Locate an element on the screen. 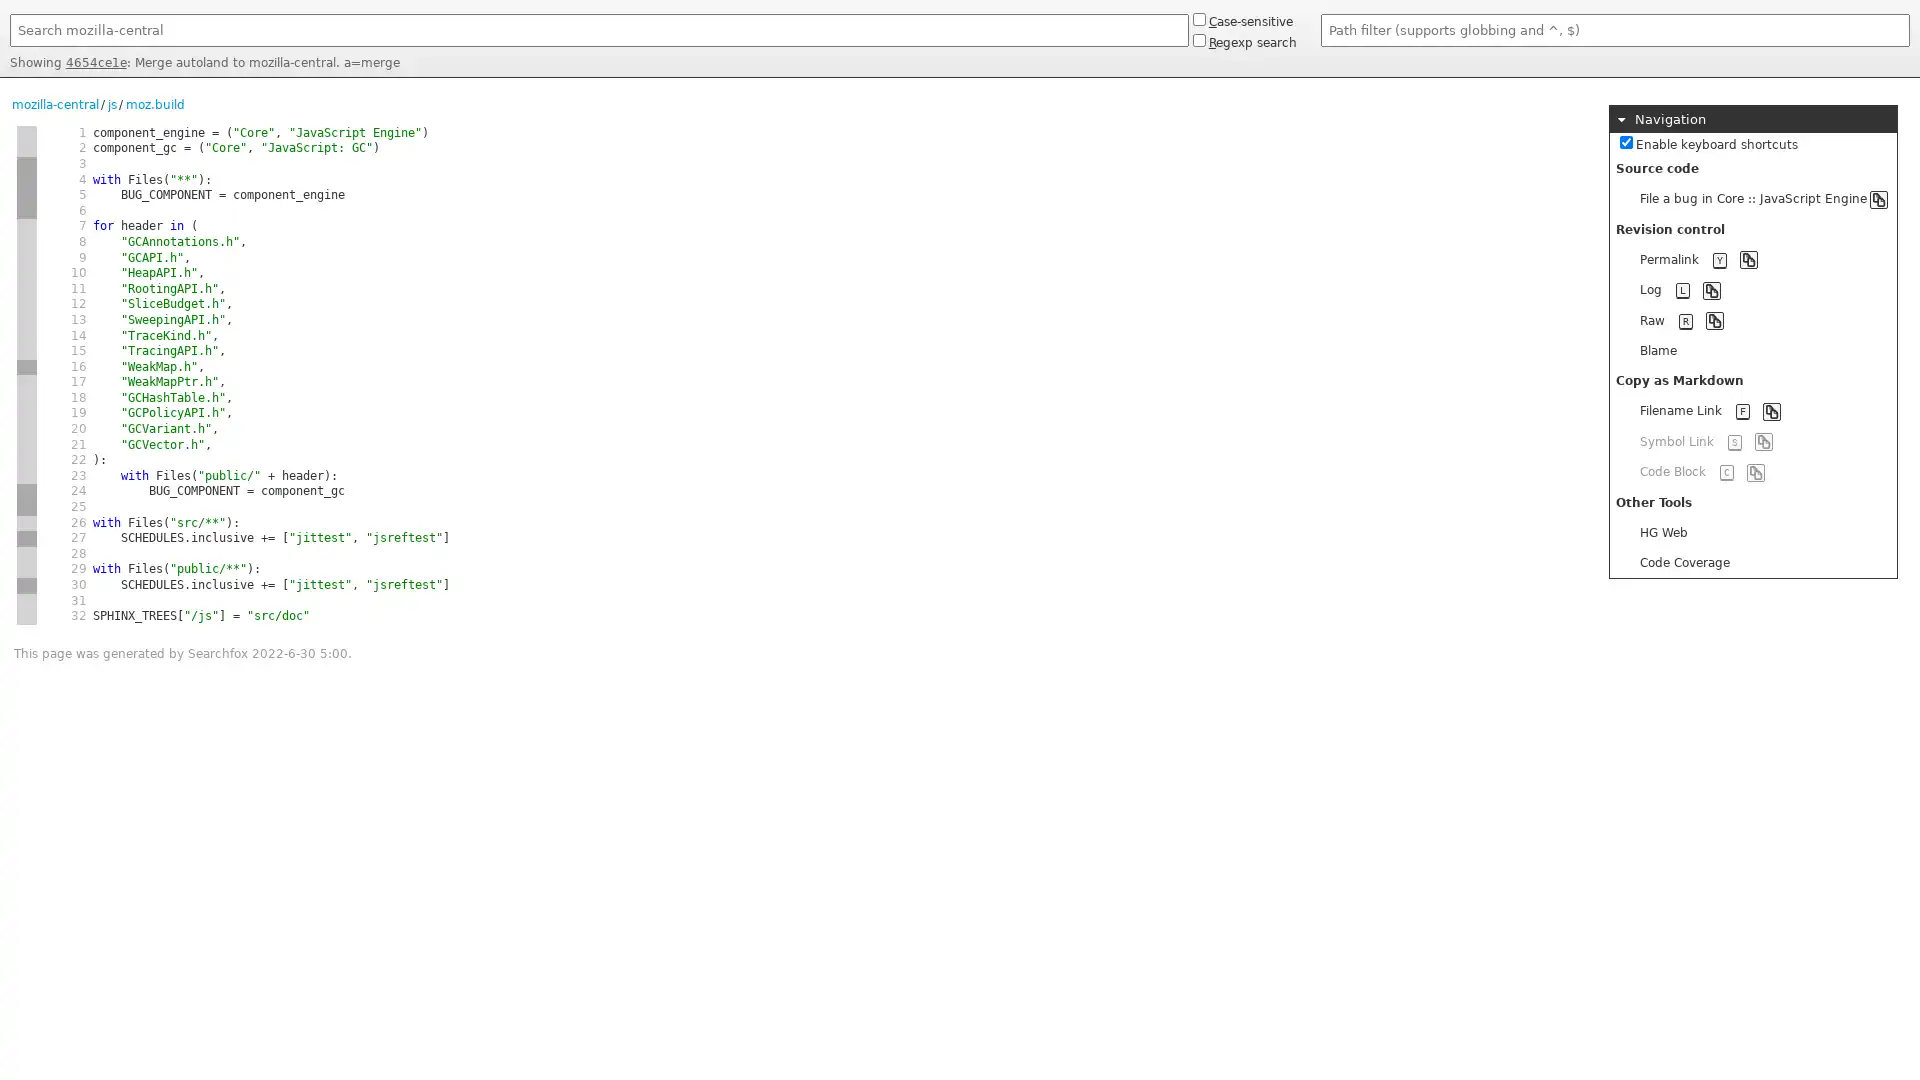 Image resolution: width=1920 pixels, height=1080 pixels. new hash 4 is located at coordinates (27, 522).